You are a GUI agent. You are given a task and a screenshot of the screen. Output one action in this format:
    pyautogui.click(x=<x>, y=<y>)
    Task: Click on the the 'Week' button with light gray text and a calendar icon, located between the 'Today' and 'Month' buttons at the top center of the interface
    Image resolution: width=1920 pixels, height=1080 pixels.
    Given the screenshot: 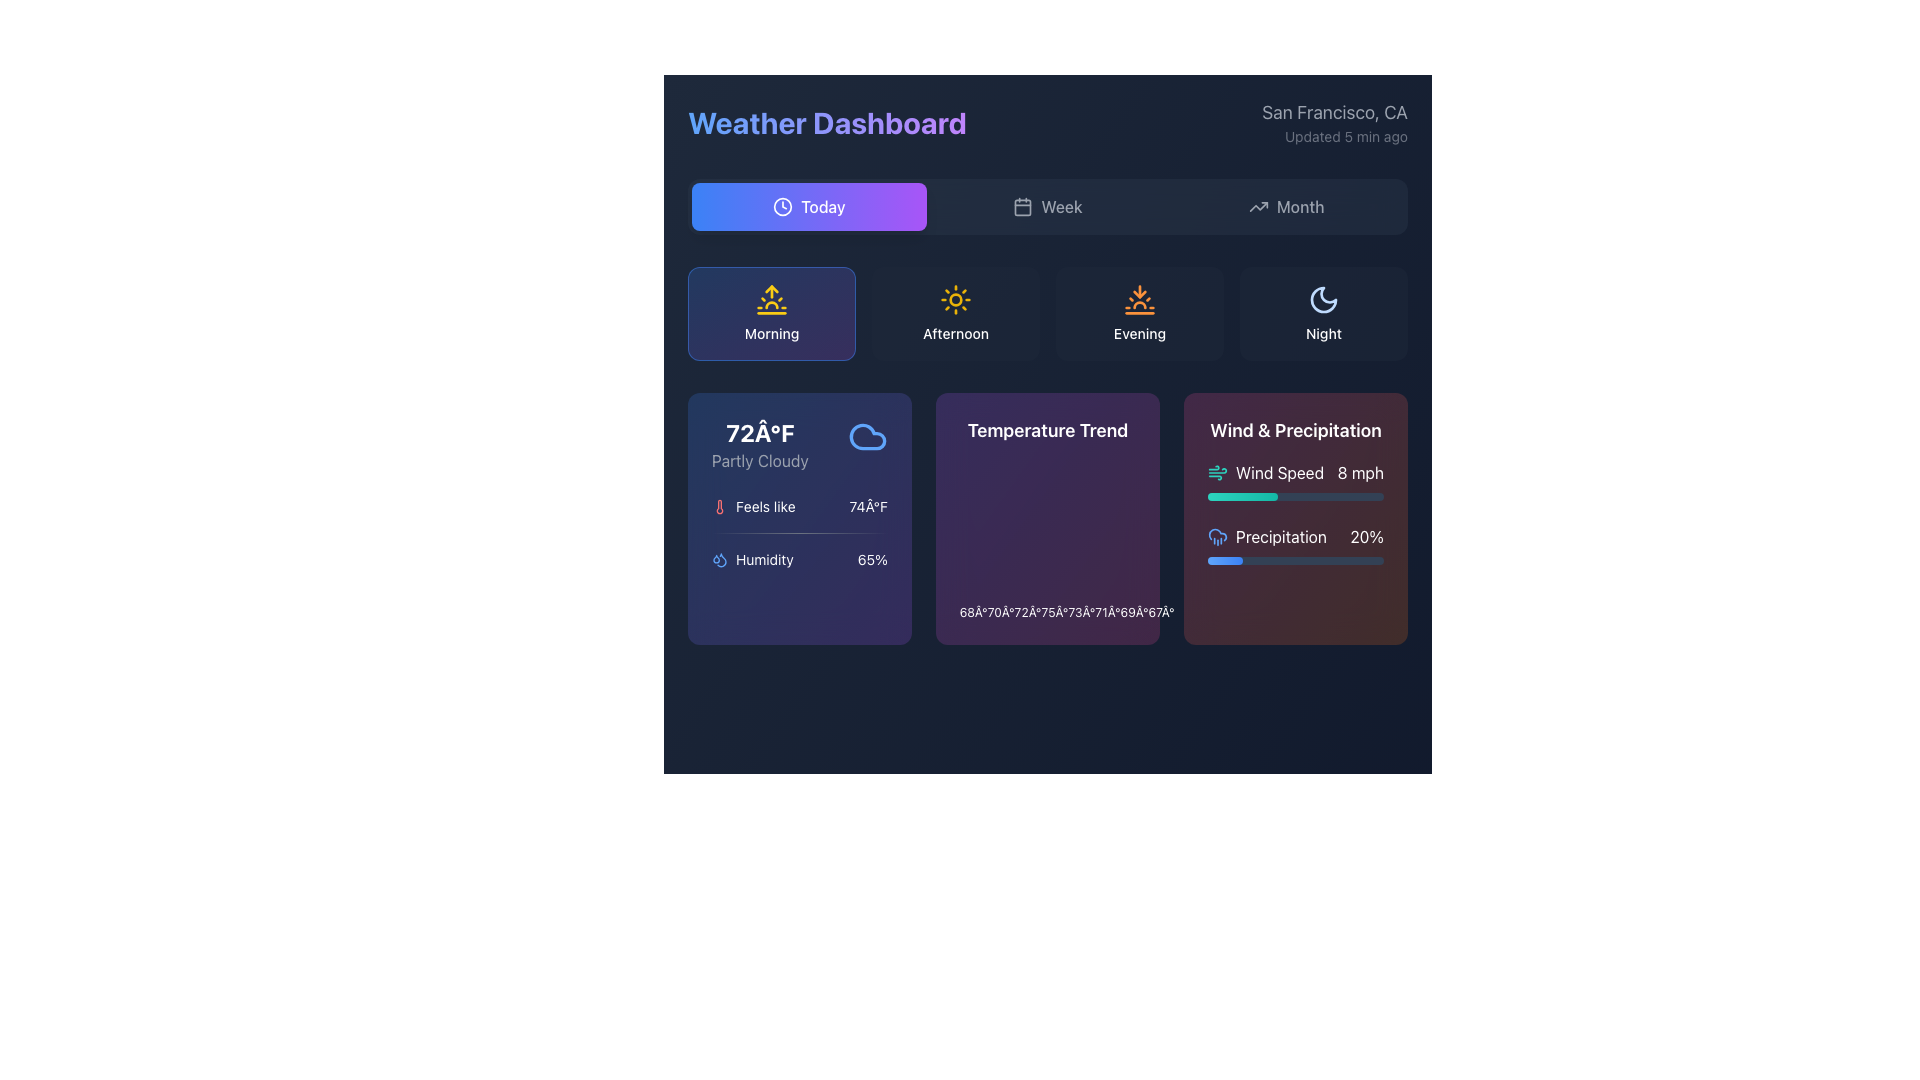 What is the action you would take?
    pyautogui.click(x=1046, y=207)
    